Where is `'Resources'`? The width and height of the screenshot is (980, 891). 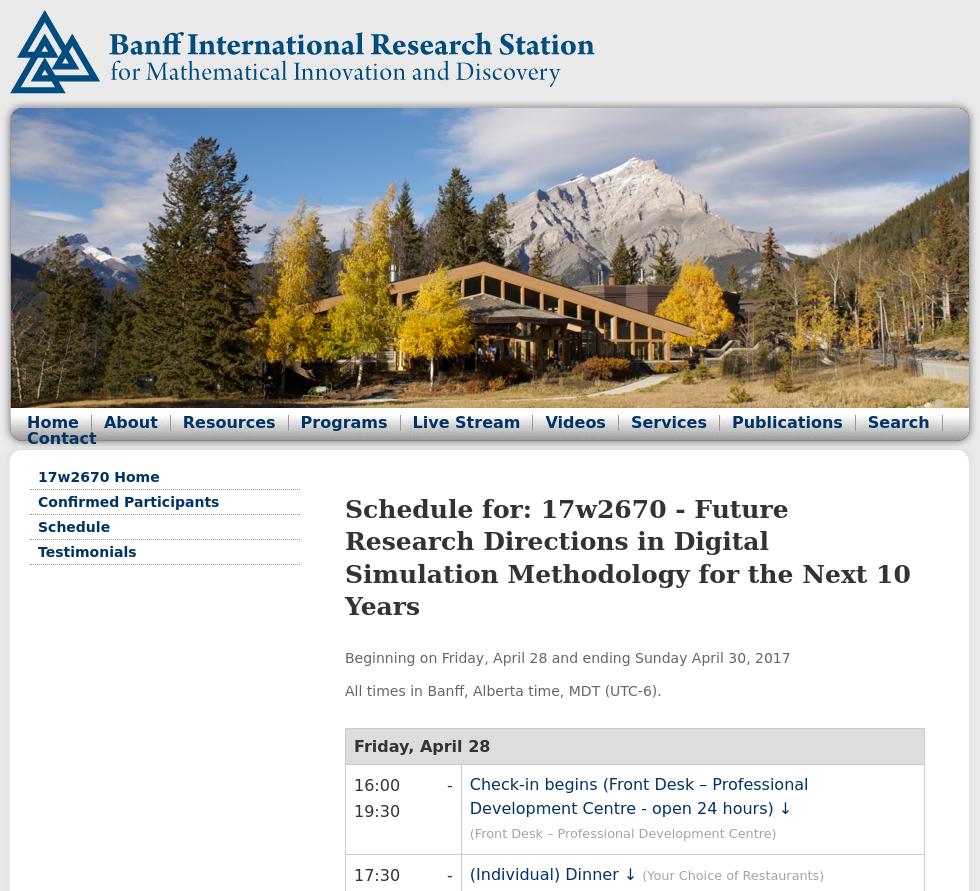 'Resources' is located at coordinates (181, 422).